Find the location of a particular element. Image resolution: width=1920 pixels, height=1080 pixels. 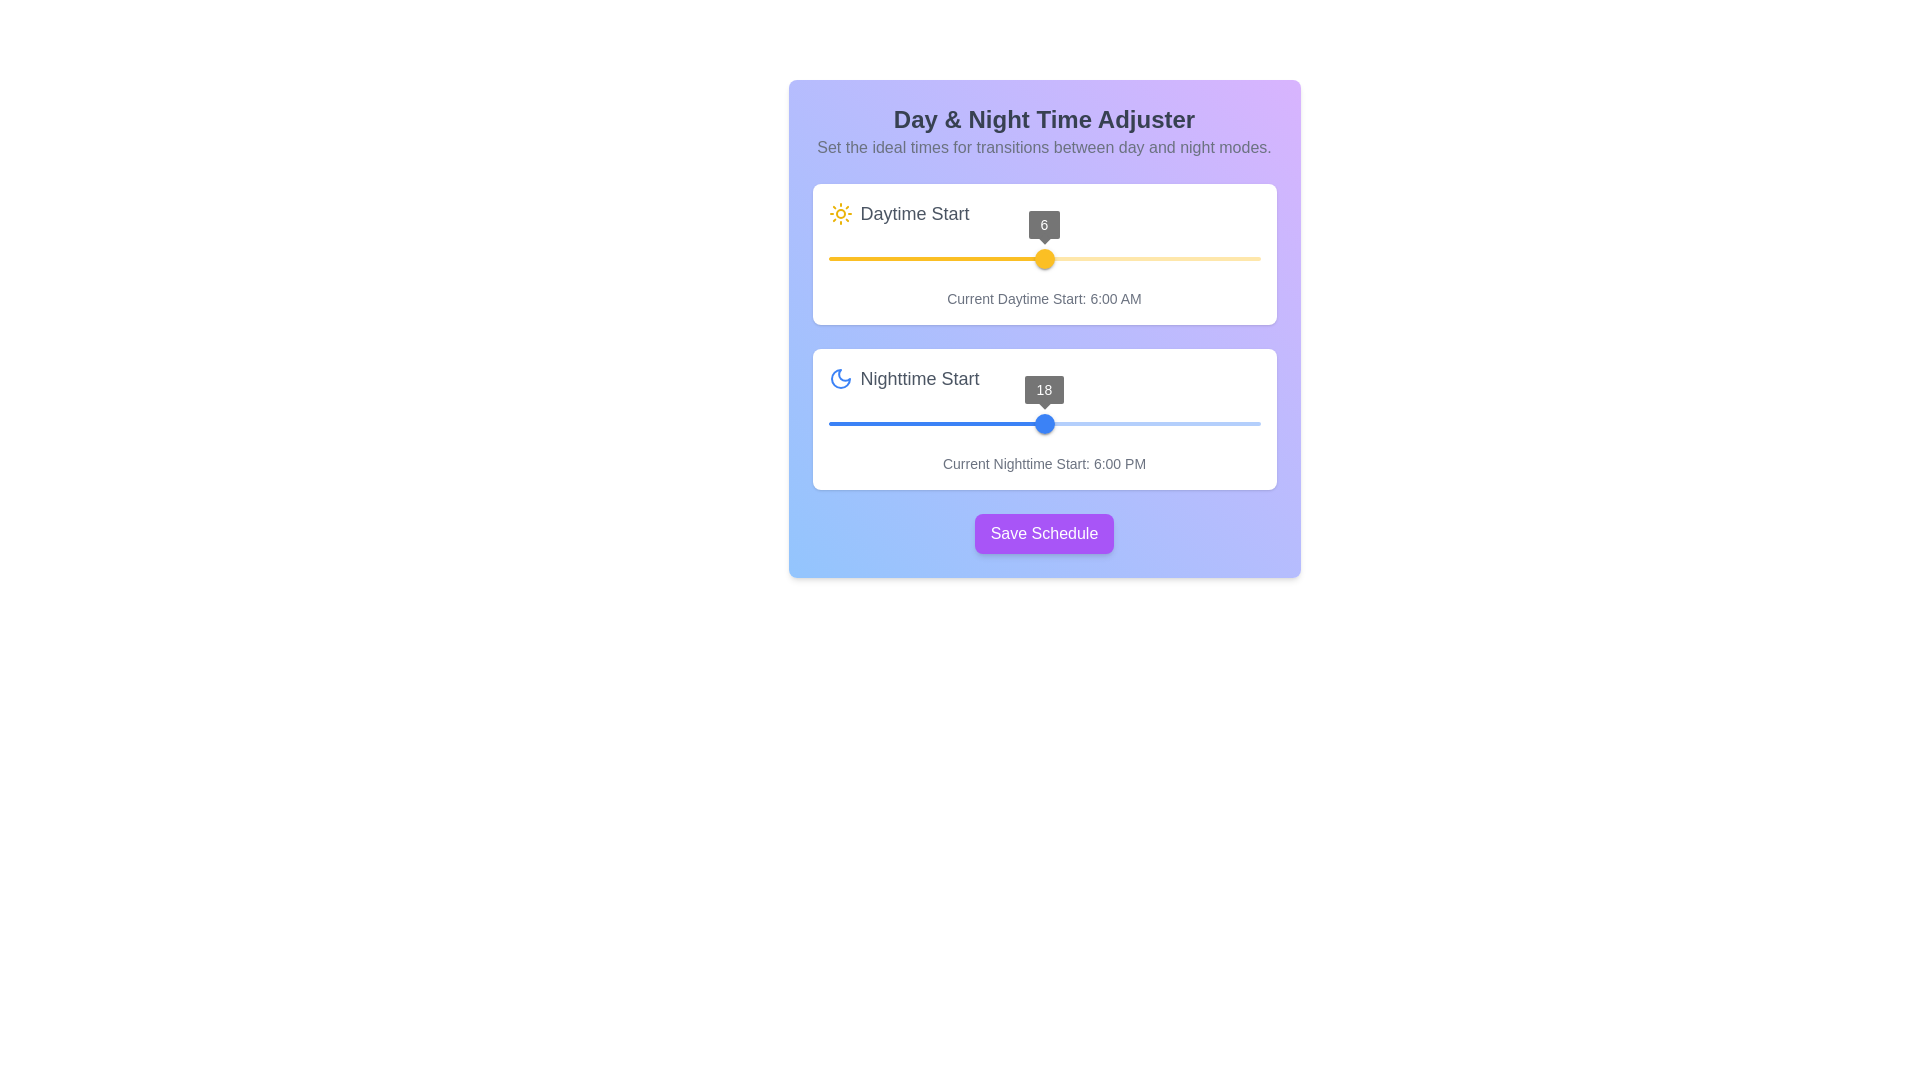

the daytime start is located at coordinates (1152, 257).